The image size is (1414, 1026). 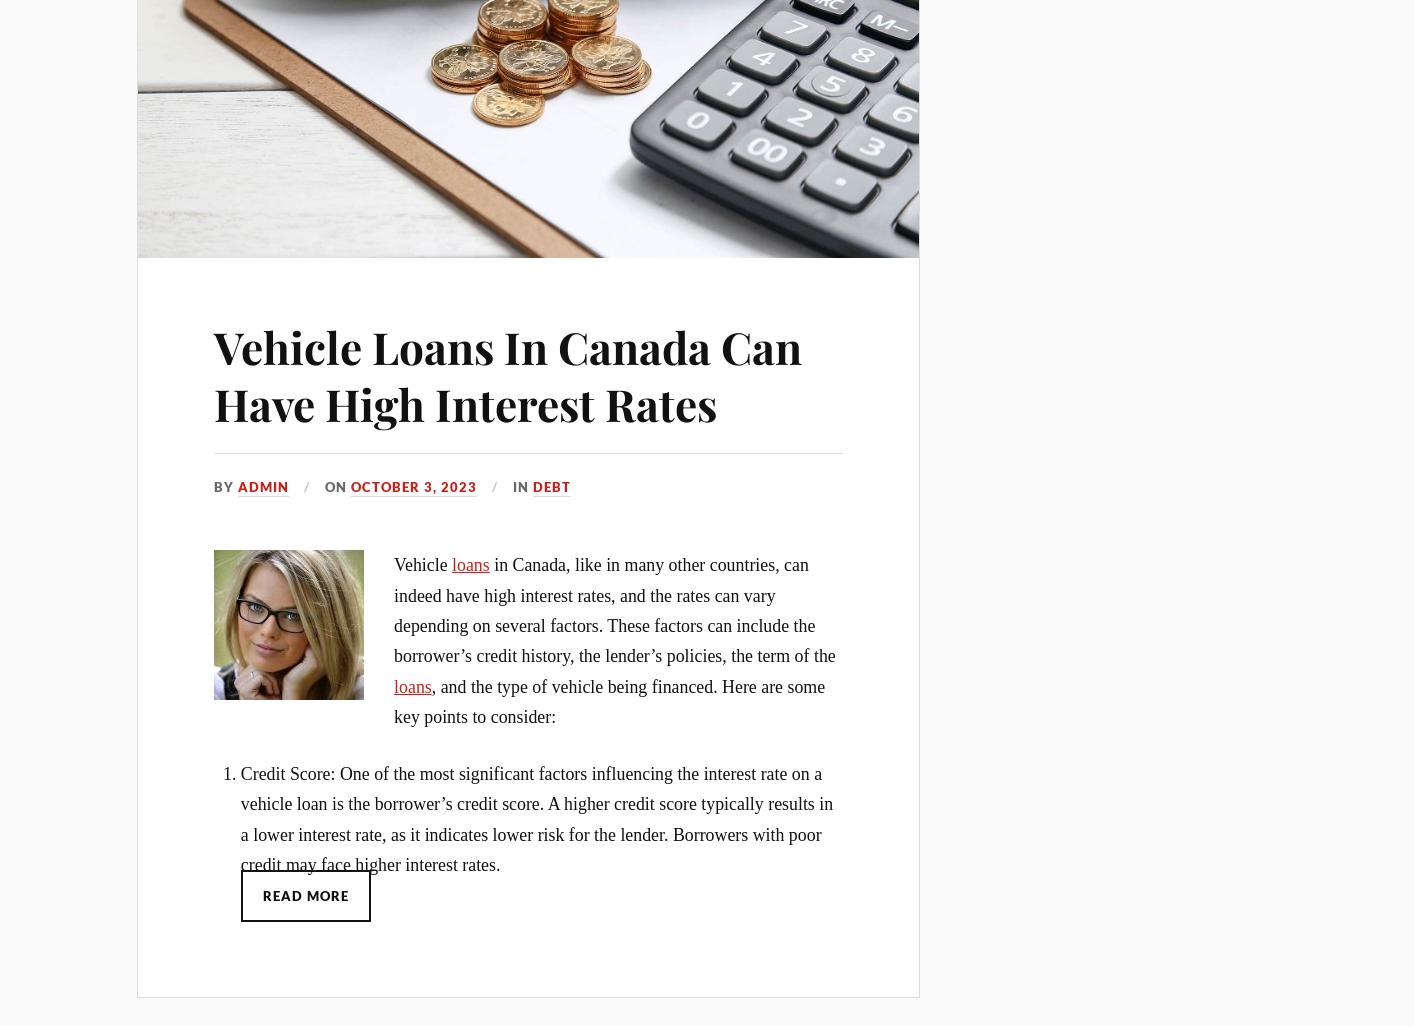 I want to click on 'Read More', so click(x=303, y=895).